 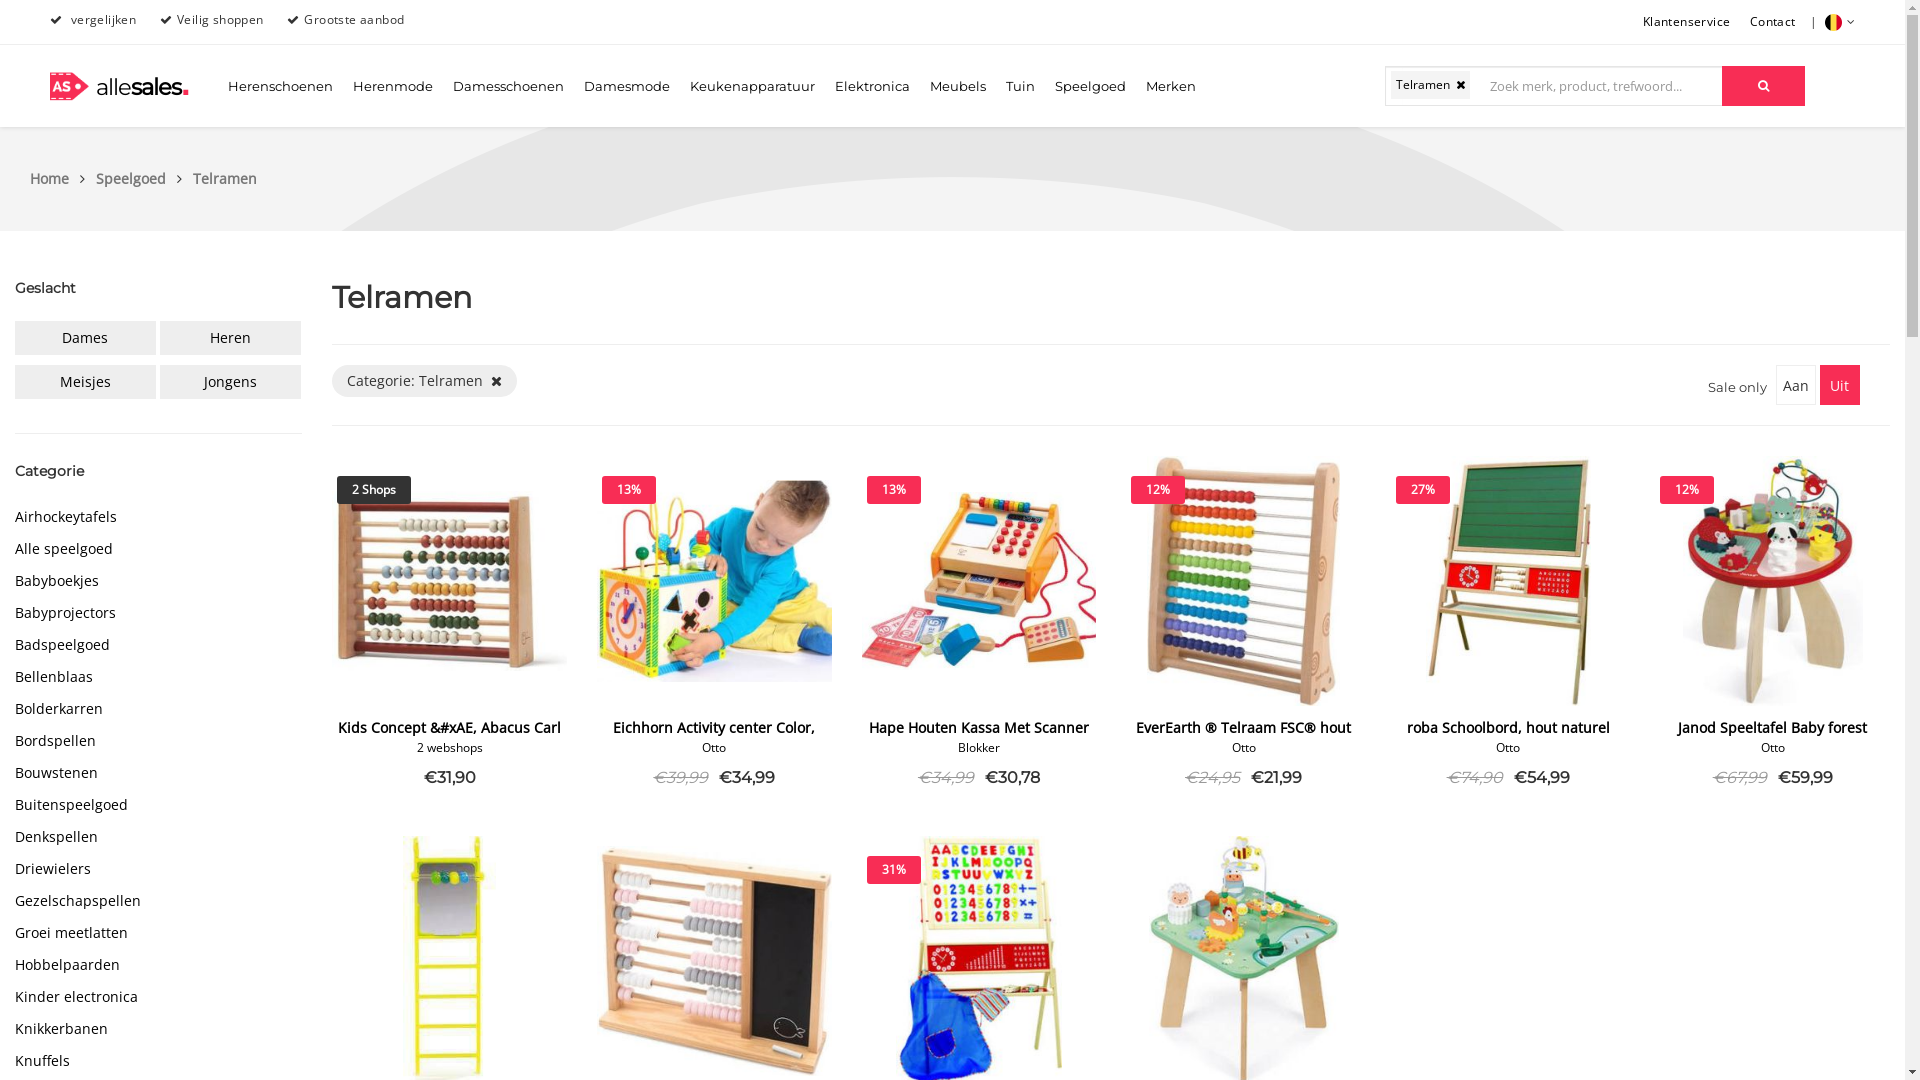 What do you see at coordinates (1020, 84) in the screenshot?
I see `'Tuin'` at bounding box center [1020, 84].